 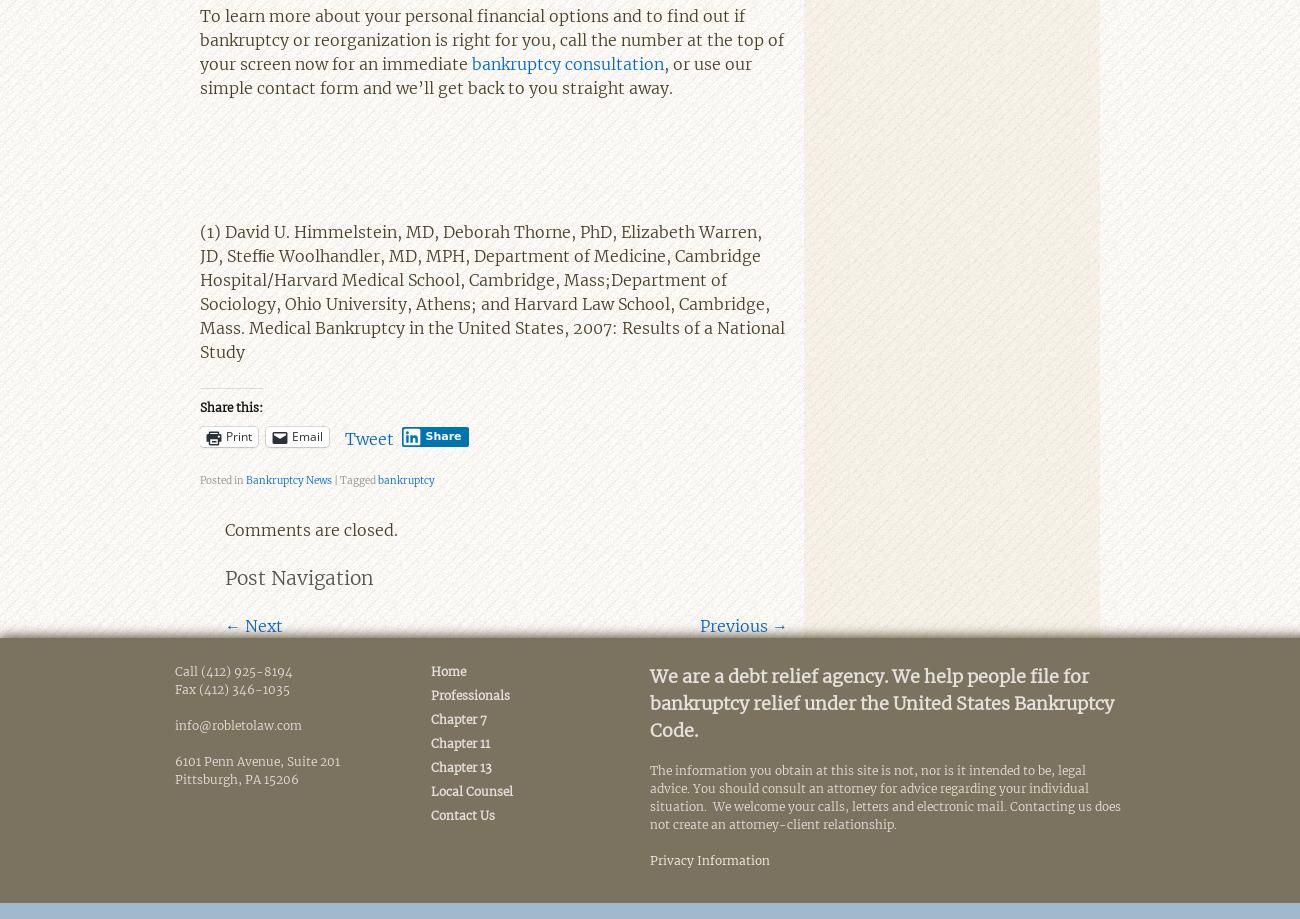 I want to click on ', or use our simple contact form and we’ll get back to you straight away.', so click(x=475, y=74).